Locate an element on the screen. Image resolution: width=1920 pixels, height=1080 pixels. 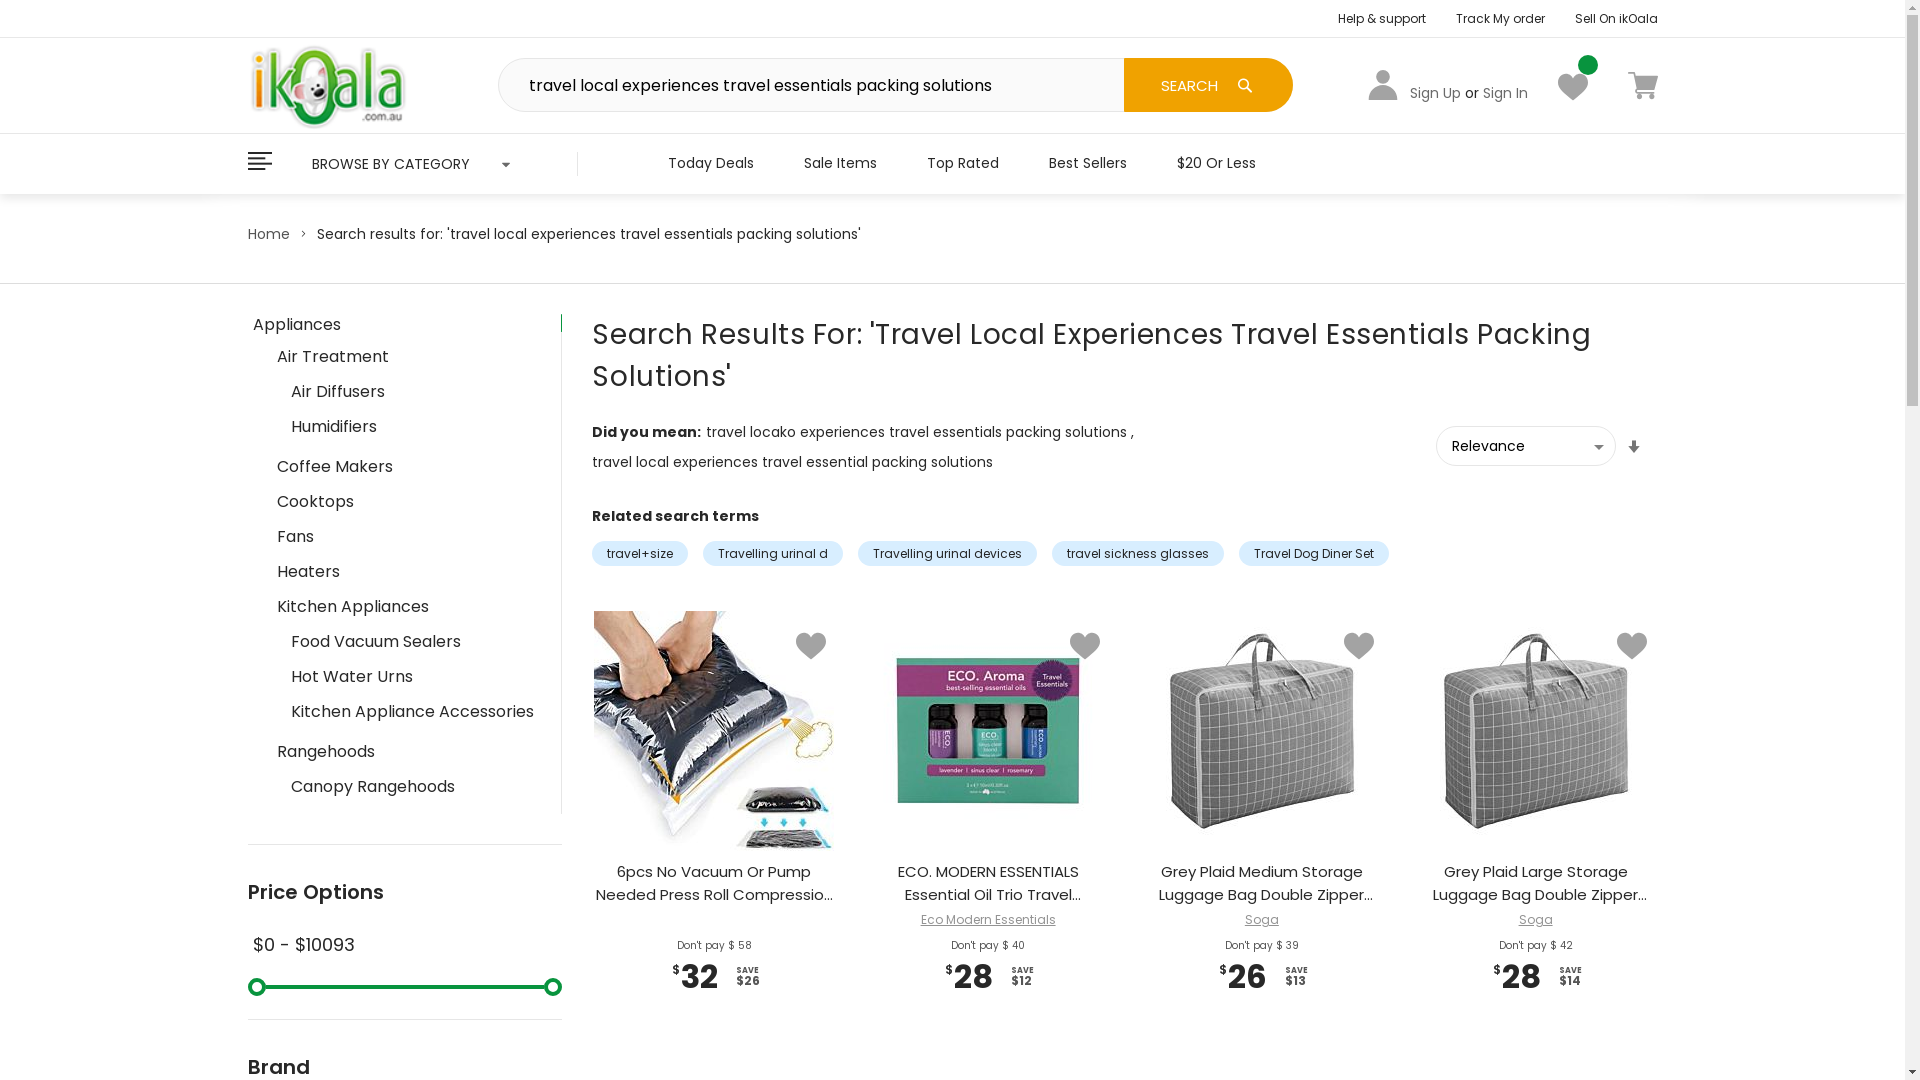
'My Cart' is located at coordinates (1642, 83).